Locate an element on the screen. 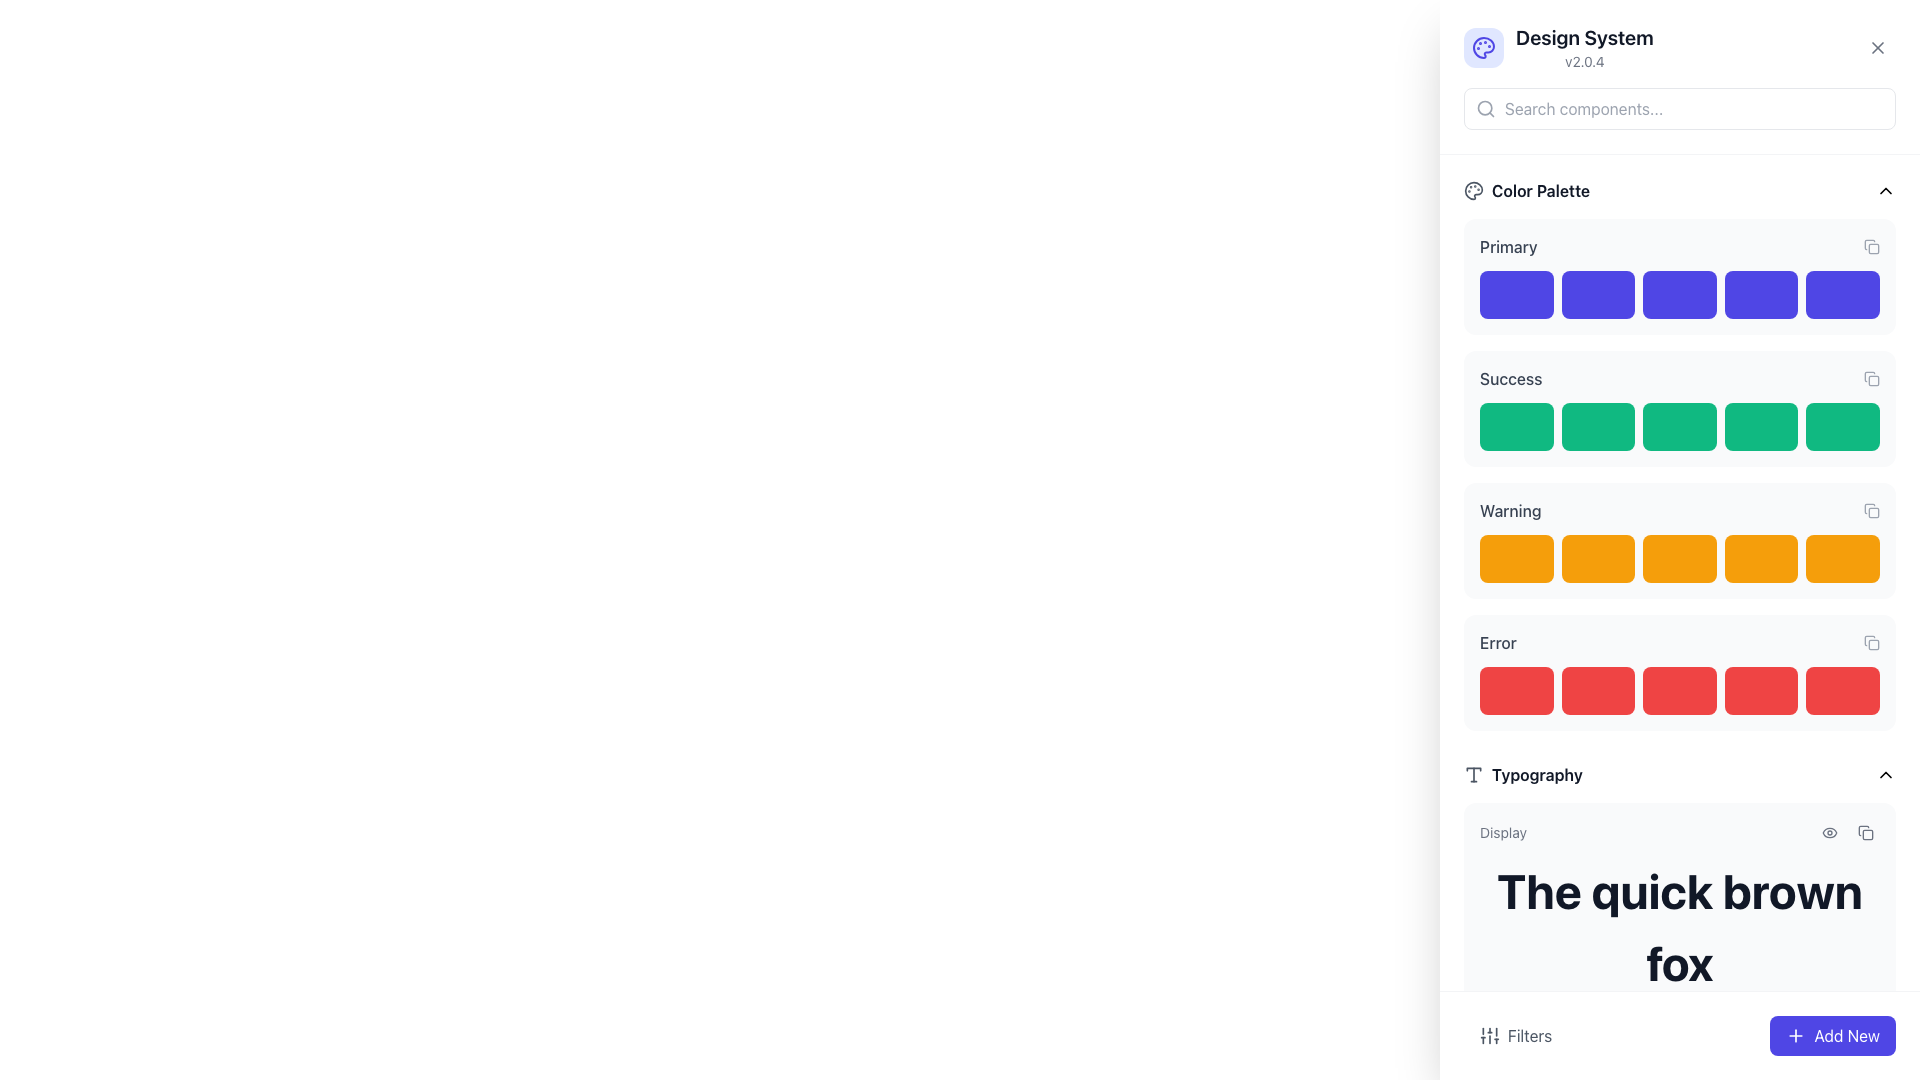 This screenshot has height=1080, width=1920. the interactive eye icon button, which is the first in a horizontal row of icons is located at coordinates (1829, 833).